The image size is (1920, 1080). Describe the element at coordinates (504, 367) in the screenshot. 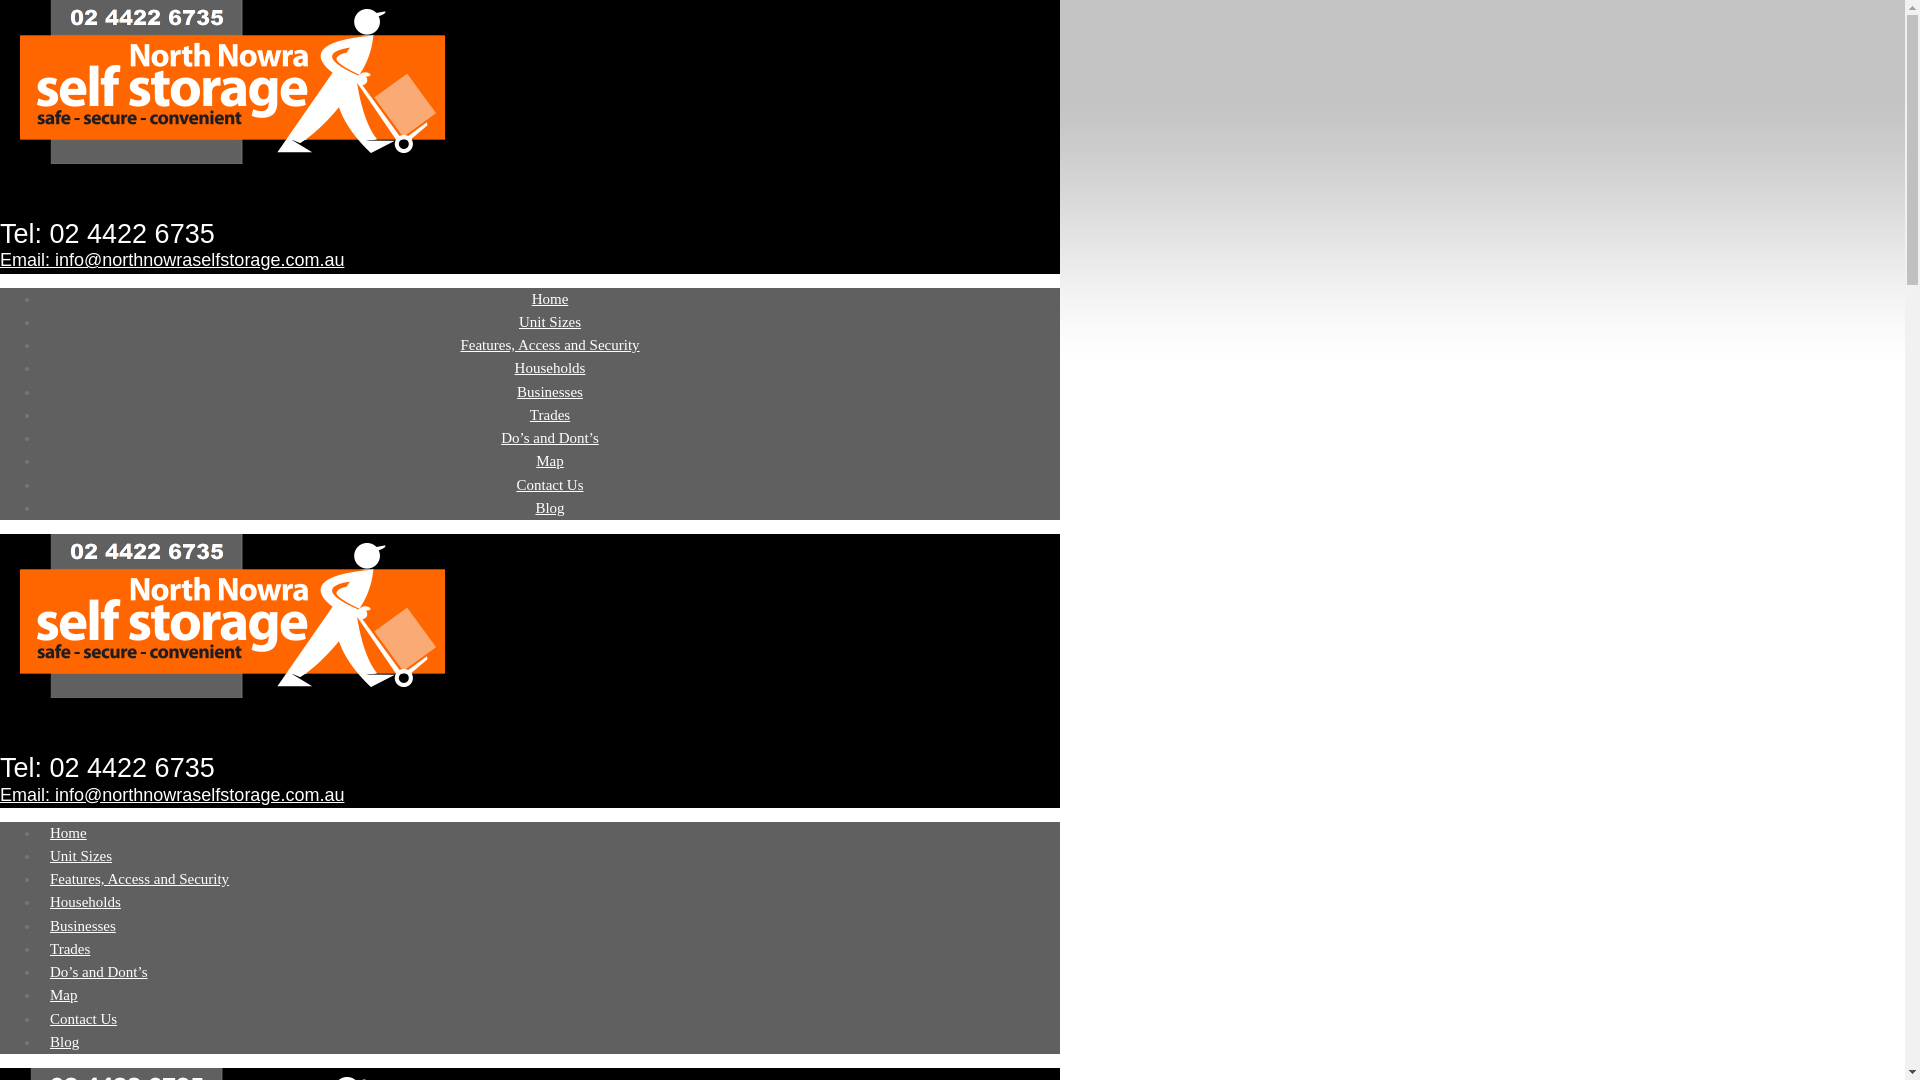

I see `'Households'` at that location.